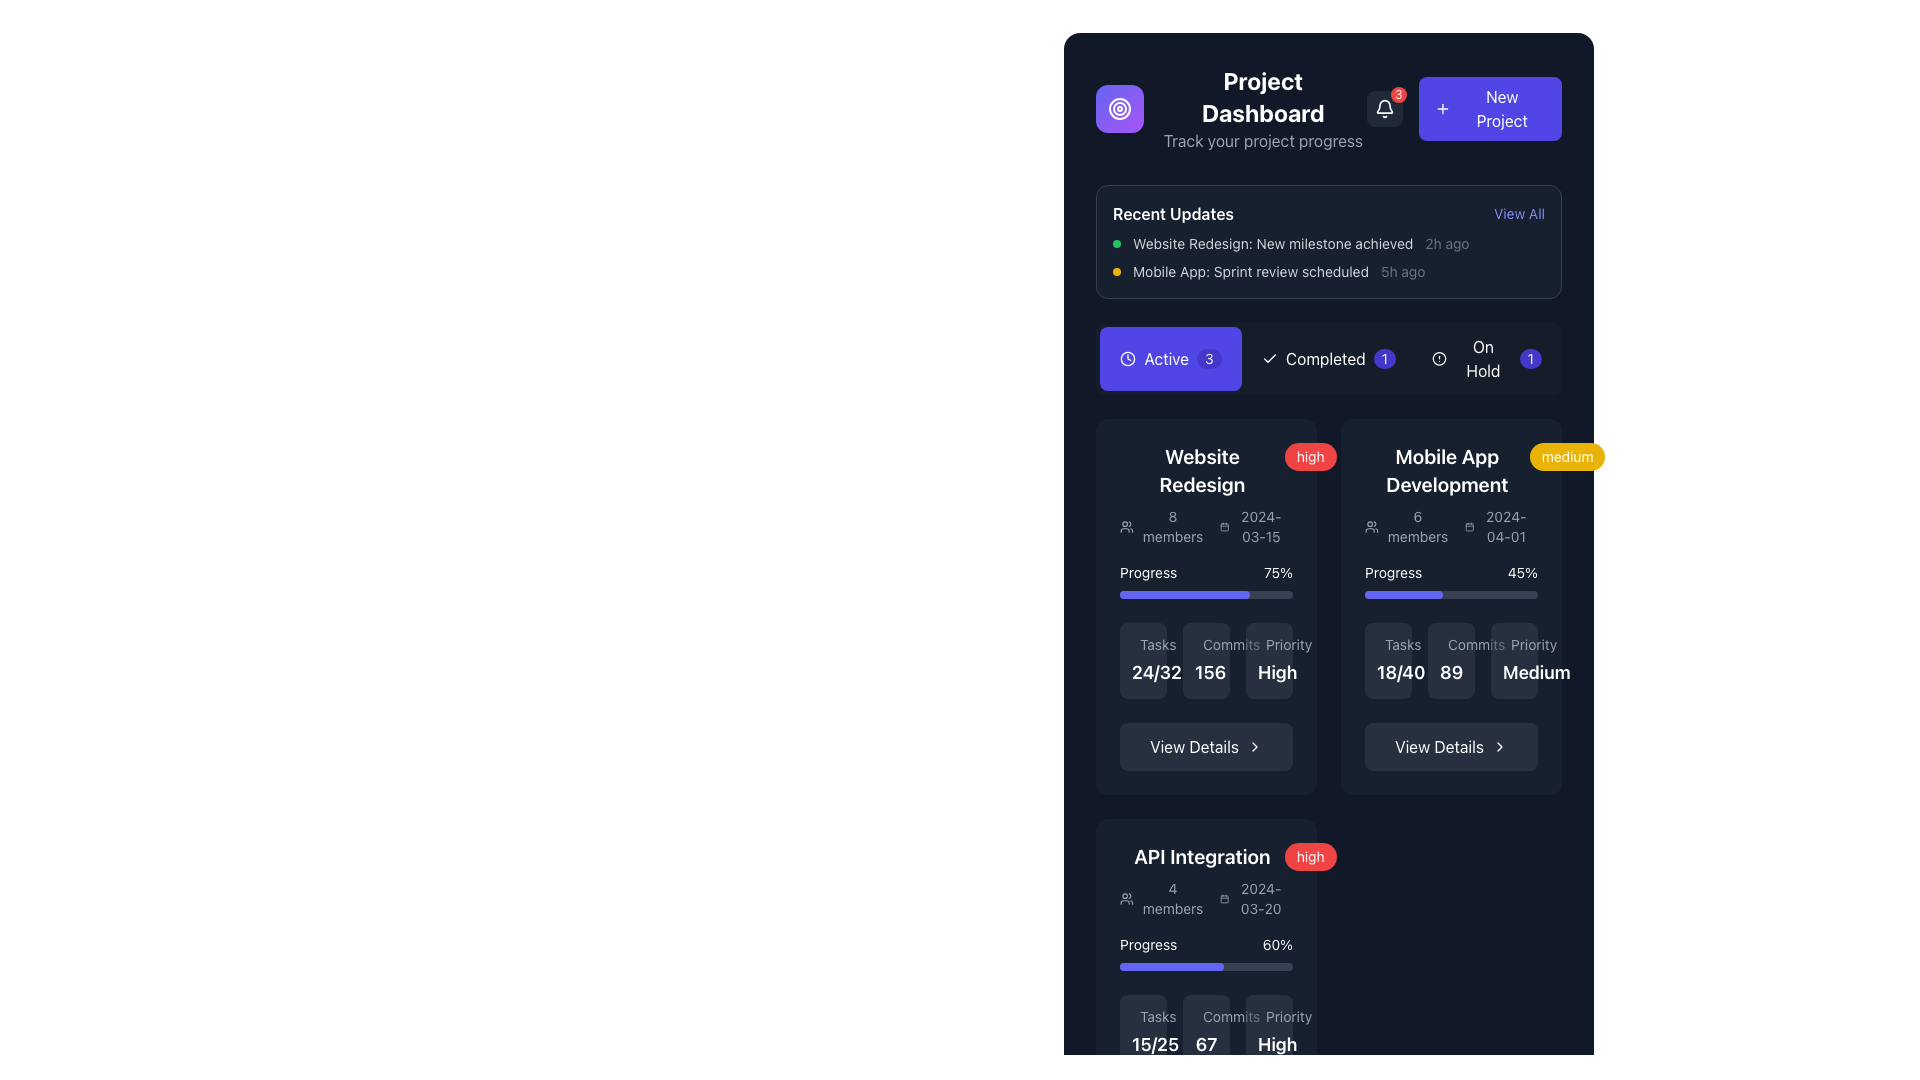 The height and width of the screenshot is (1080, 1920). What do you see at coordinates (1227, 966) in the screenshot?
I see `progress bar` at bounding box center [1227, 966].